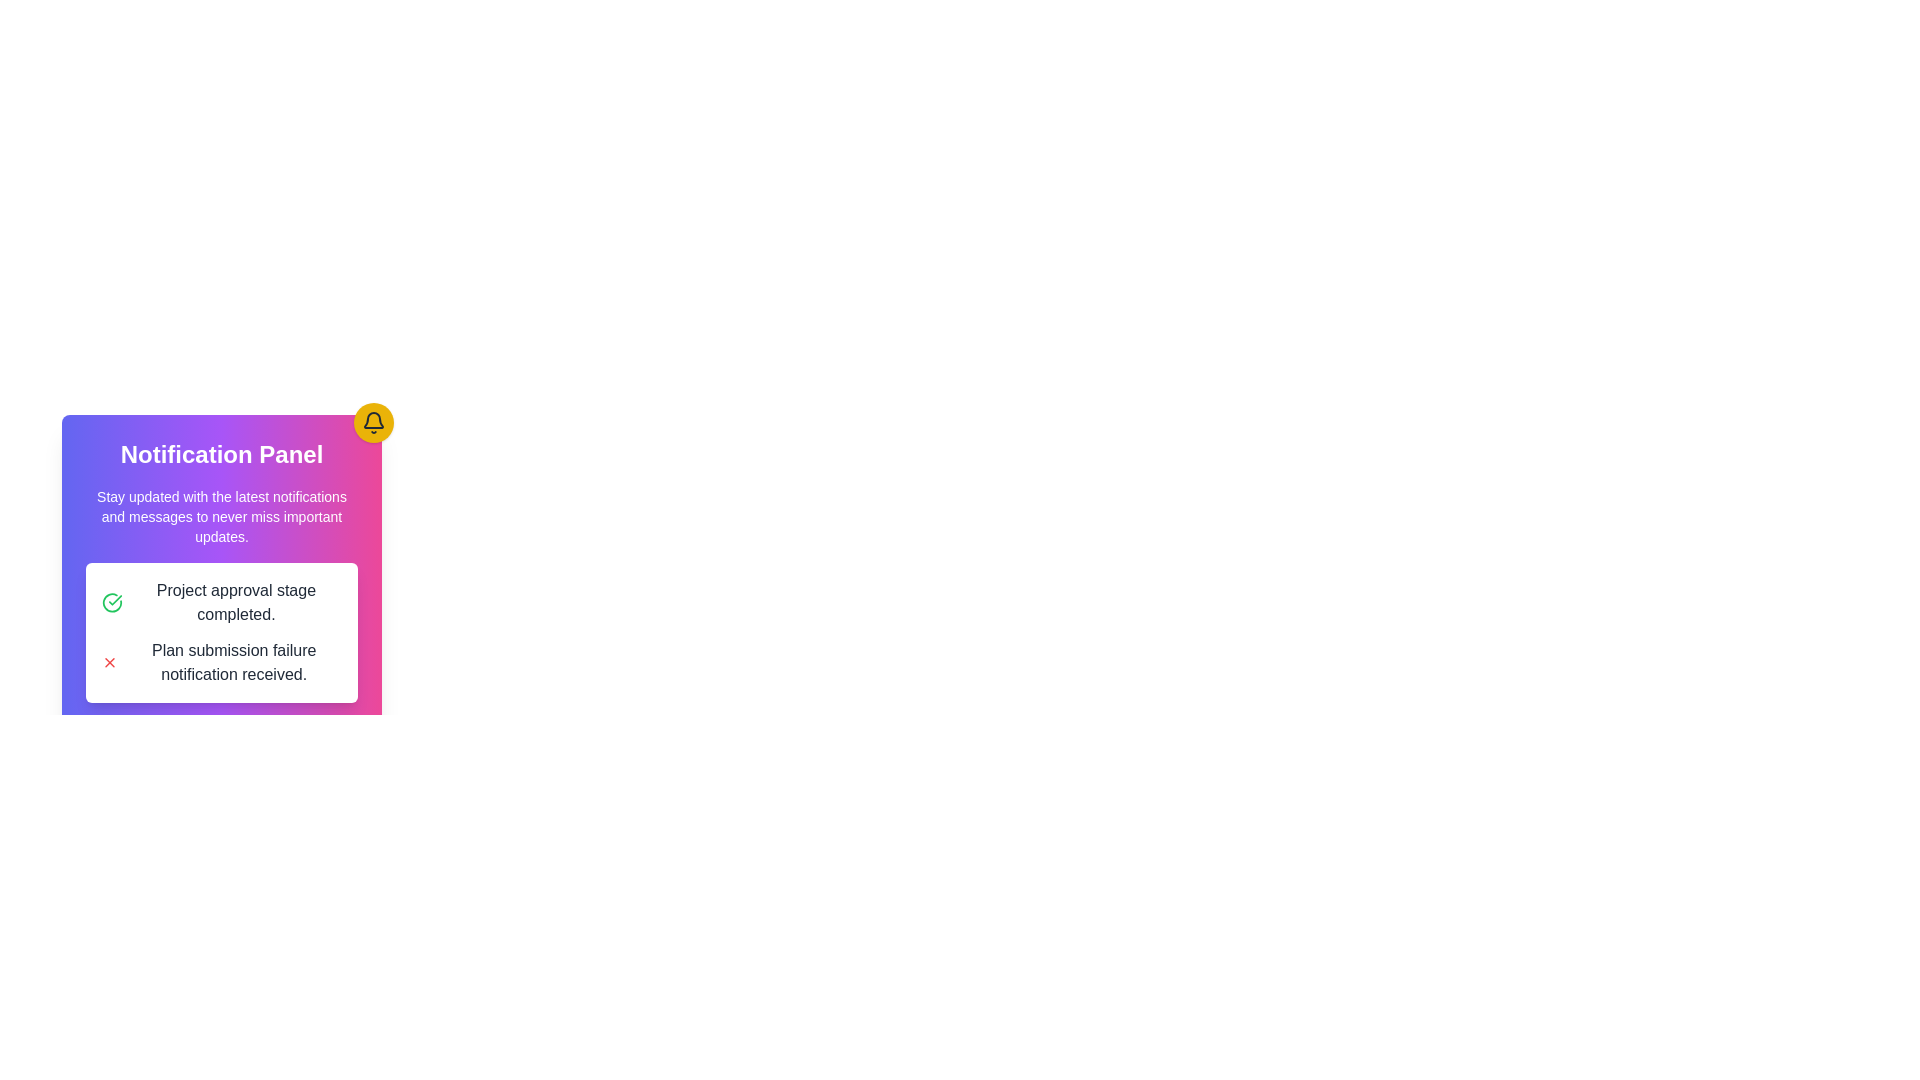 Image resolution: width=1920 pixels, height=1080 pixels. What do you see at coordinates (374, 422) in the screenshot?
I see `the notification bell icon located at the top-right corner of the notification card to interact with it and open the notification list` at bounding box center [374, 422].